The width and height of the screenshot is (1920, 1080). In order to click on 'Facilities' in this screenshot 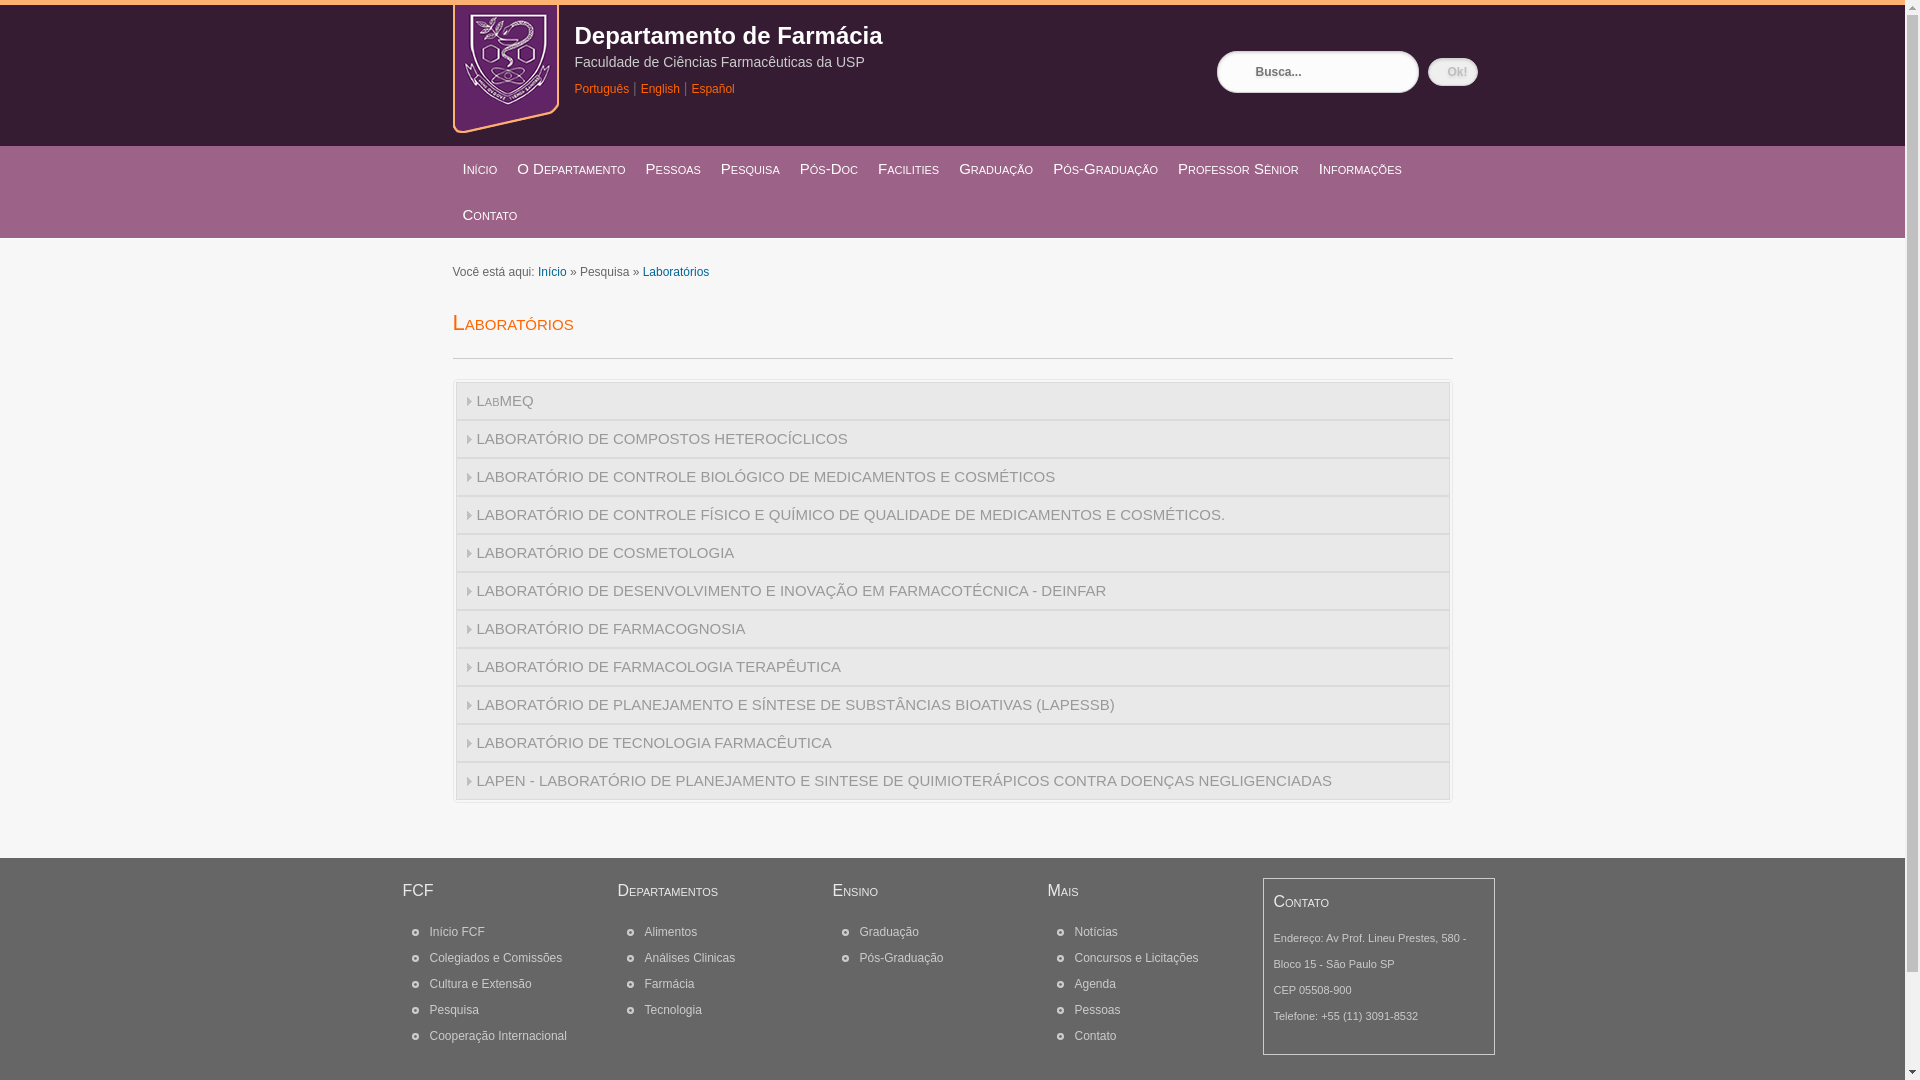, I will do `click(907, 168)`.